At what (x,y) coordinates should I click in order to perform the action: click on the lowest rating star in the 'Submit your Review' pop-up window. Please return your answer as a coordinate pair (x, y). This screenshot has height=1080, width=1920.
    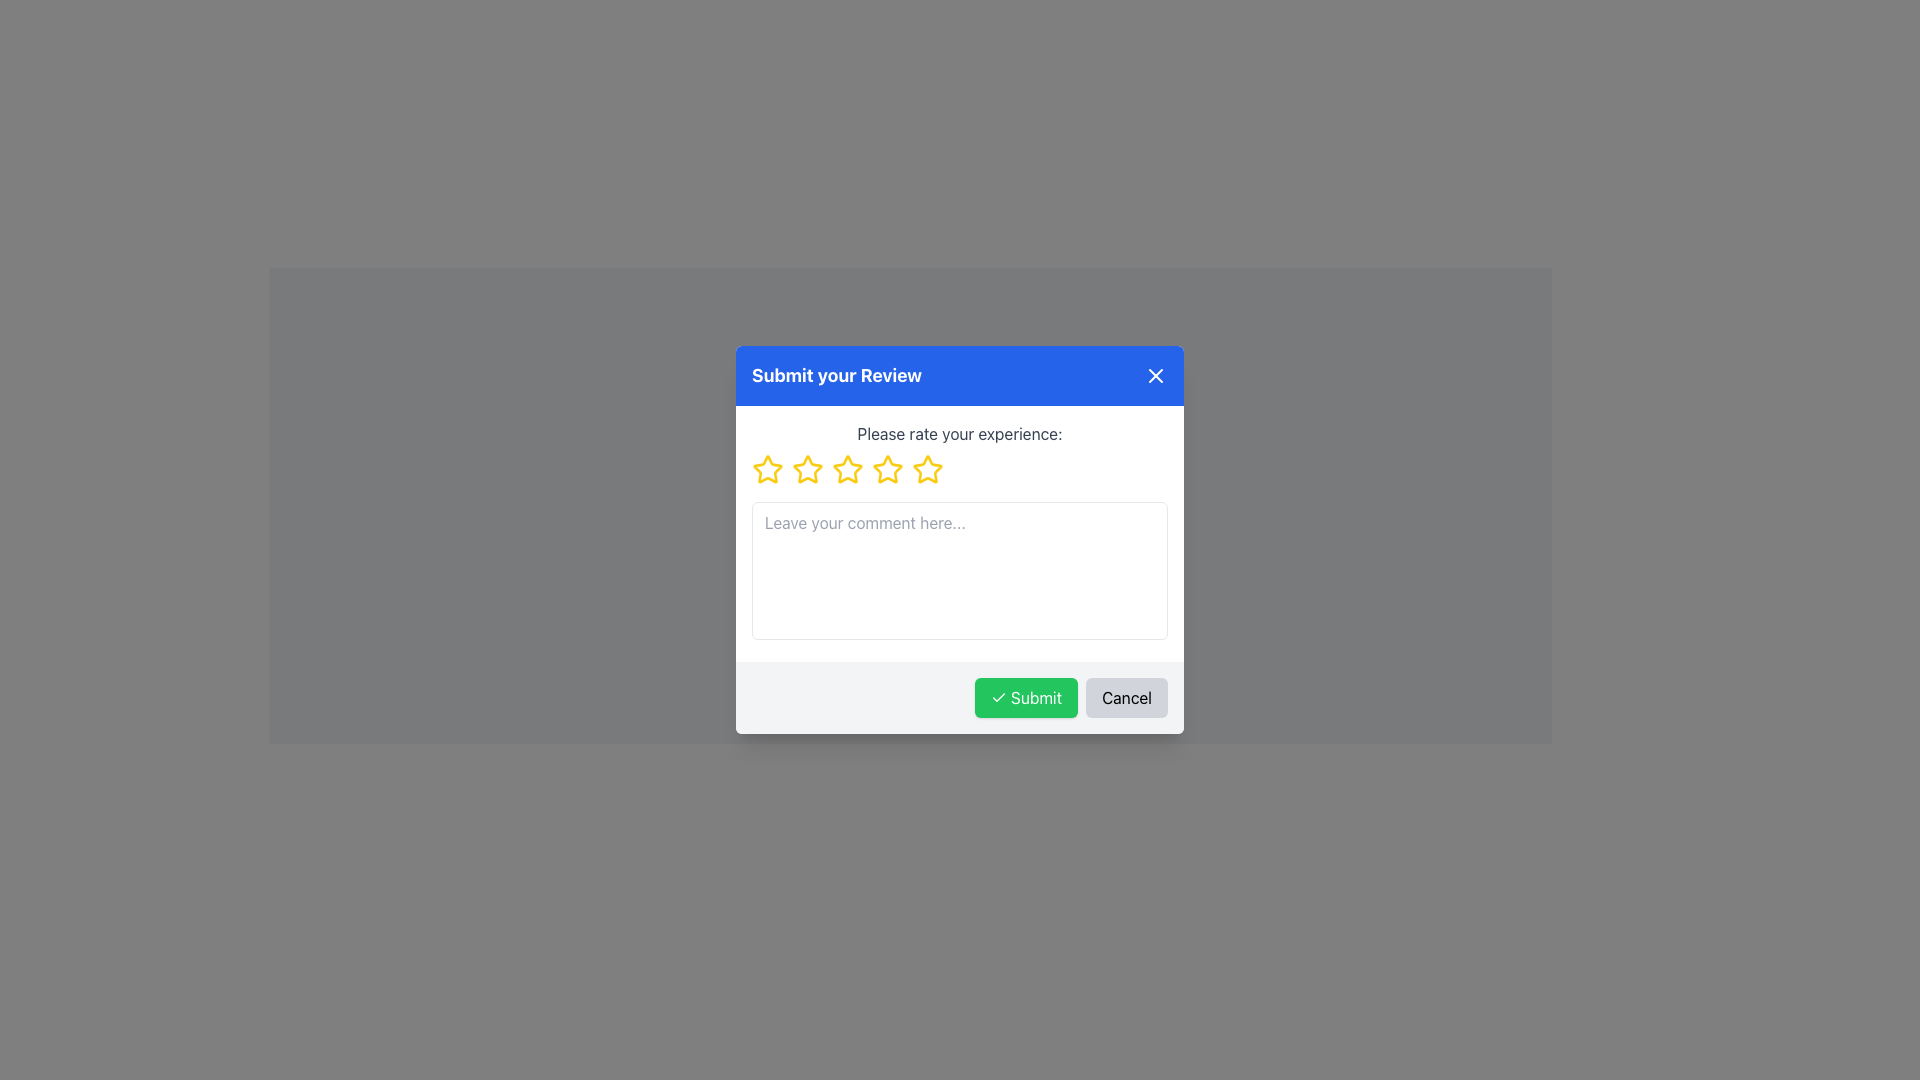
    Looking at the image, I should click on (767, 470).